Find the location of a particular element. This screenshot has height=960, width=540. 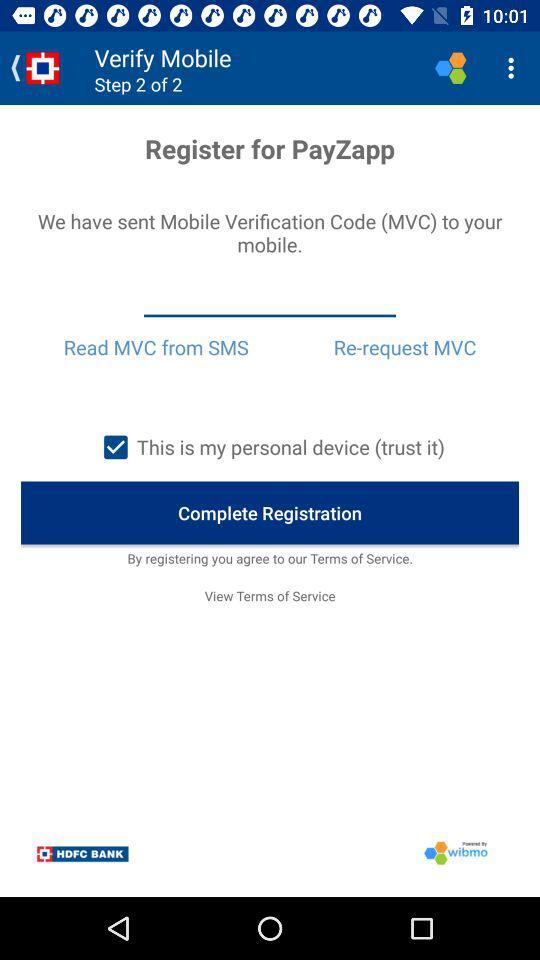

this is my is located at coordinates (269, 447).